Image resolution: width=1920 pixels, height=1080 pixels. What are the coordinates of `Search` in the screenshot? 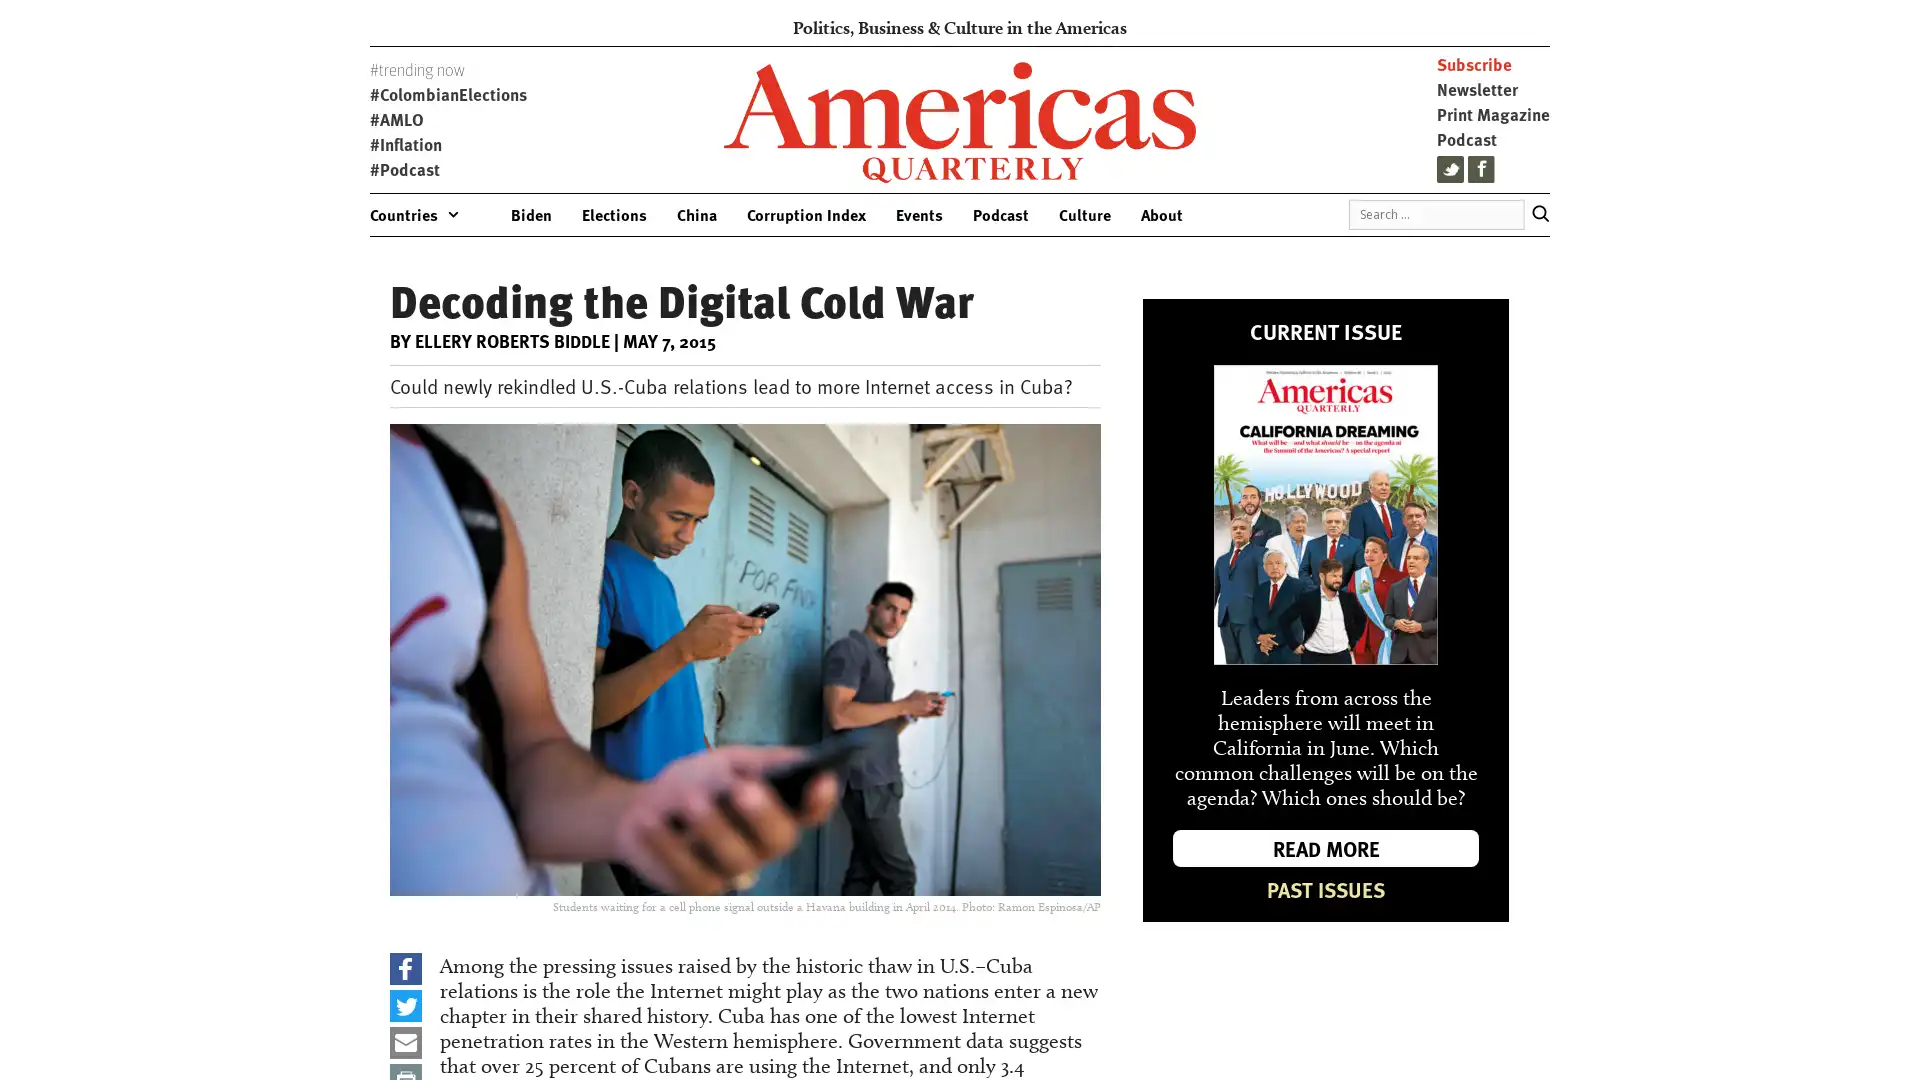 It's located at (1539, 212).